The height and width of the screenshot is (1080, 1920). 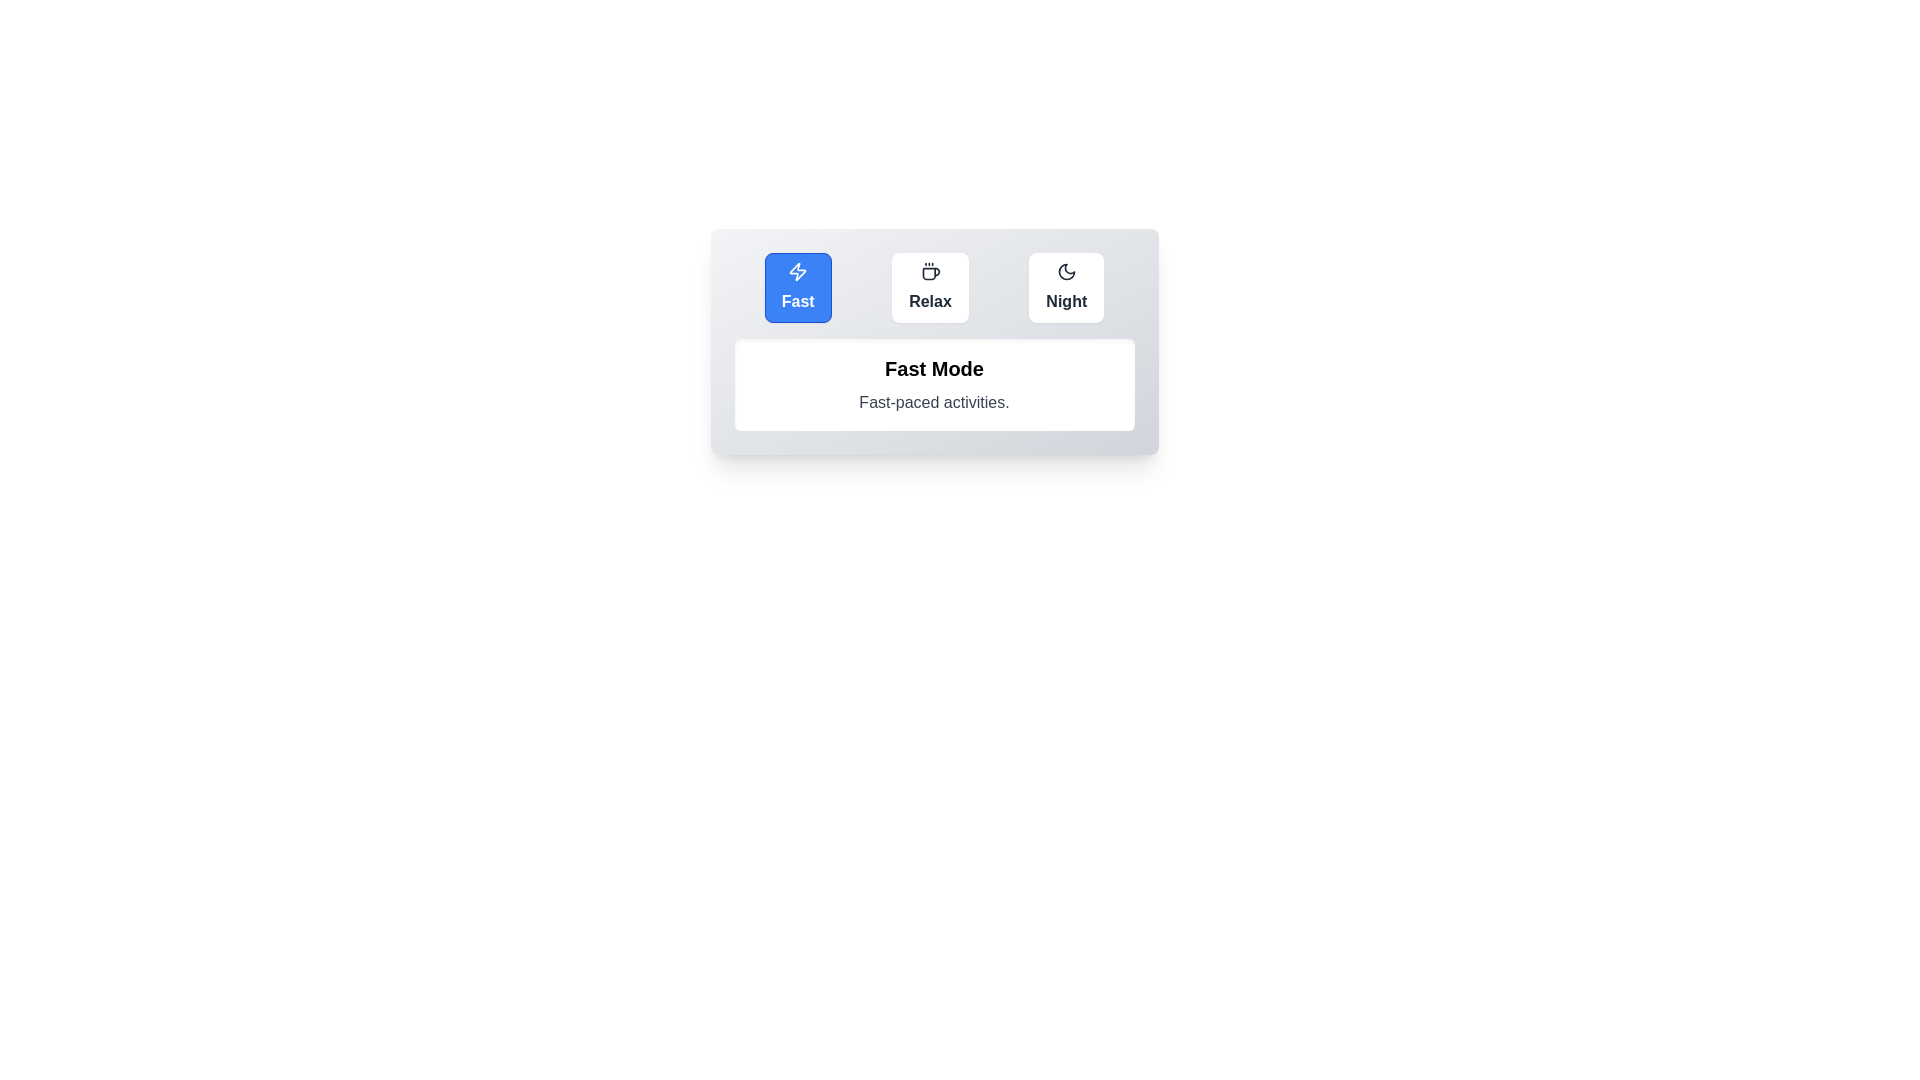 I want to click on the 'Fast' button, which is a rectangular button with a blue background and white text, featuring a lightning bolt icon above the text. It is the first button in a group of three aligned horizontally, so click(x=797, y=288).